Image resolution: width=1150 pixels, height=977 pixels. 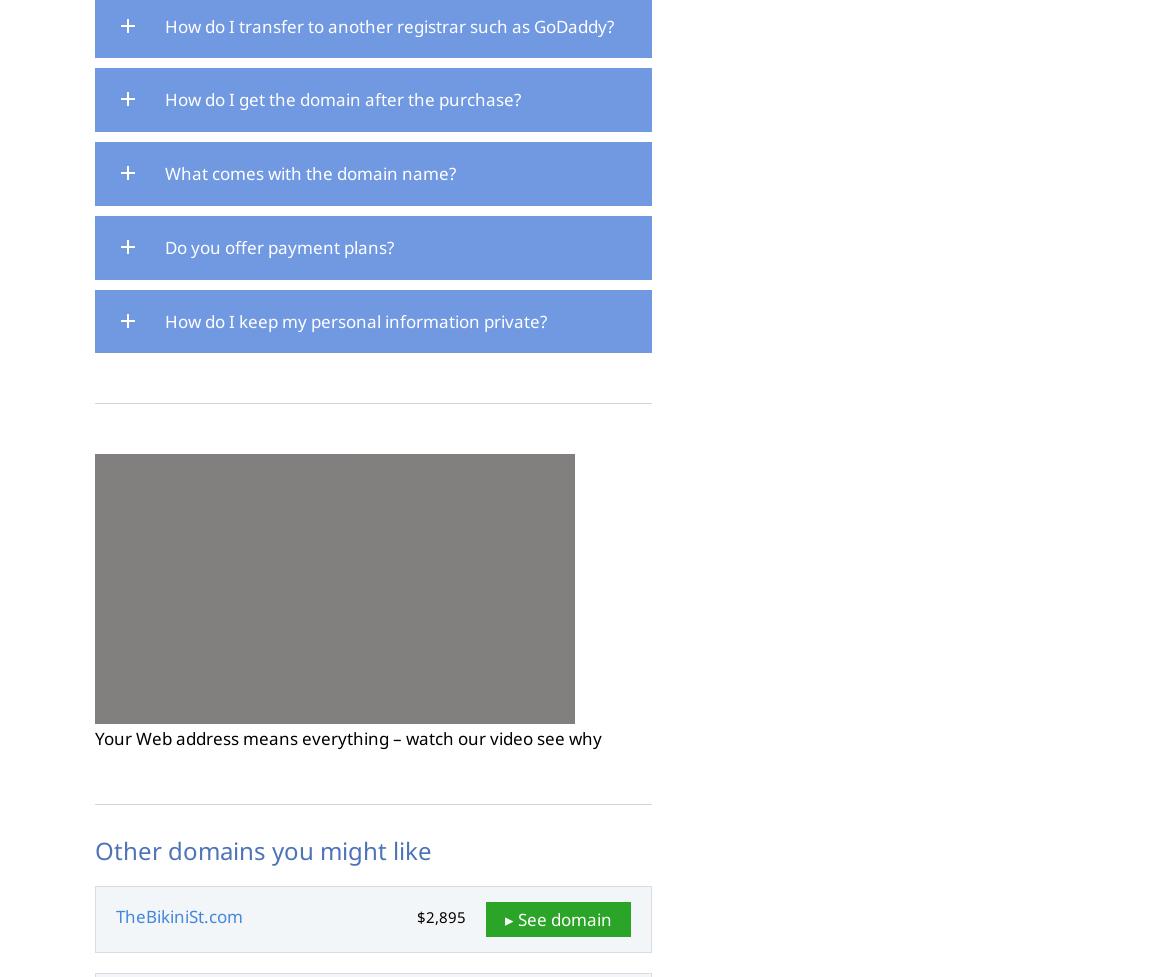 I want to click on 'Do you offer payment plans?', so click(x=278, y=245).